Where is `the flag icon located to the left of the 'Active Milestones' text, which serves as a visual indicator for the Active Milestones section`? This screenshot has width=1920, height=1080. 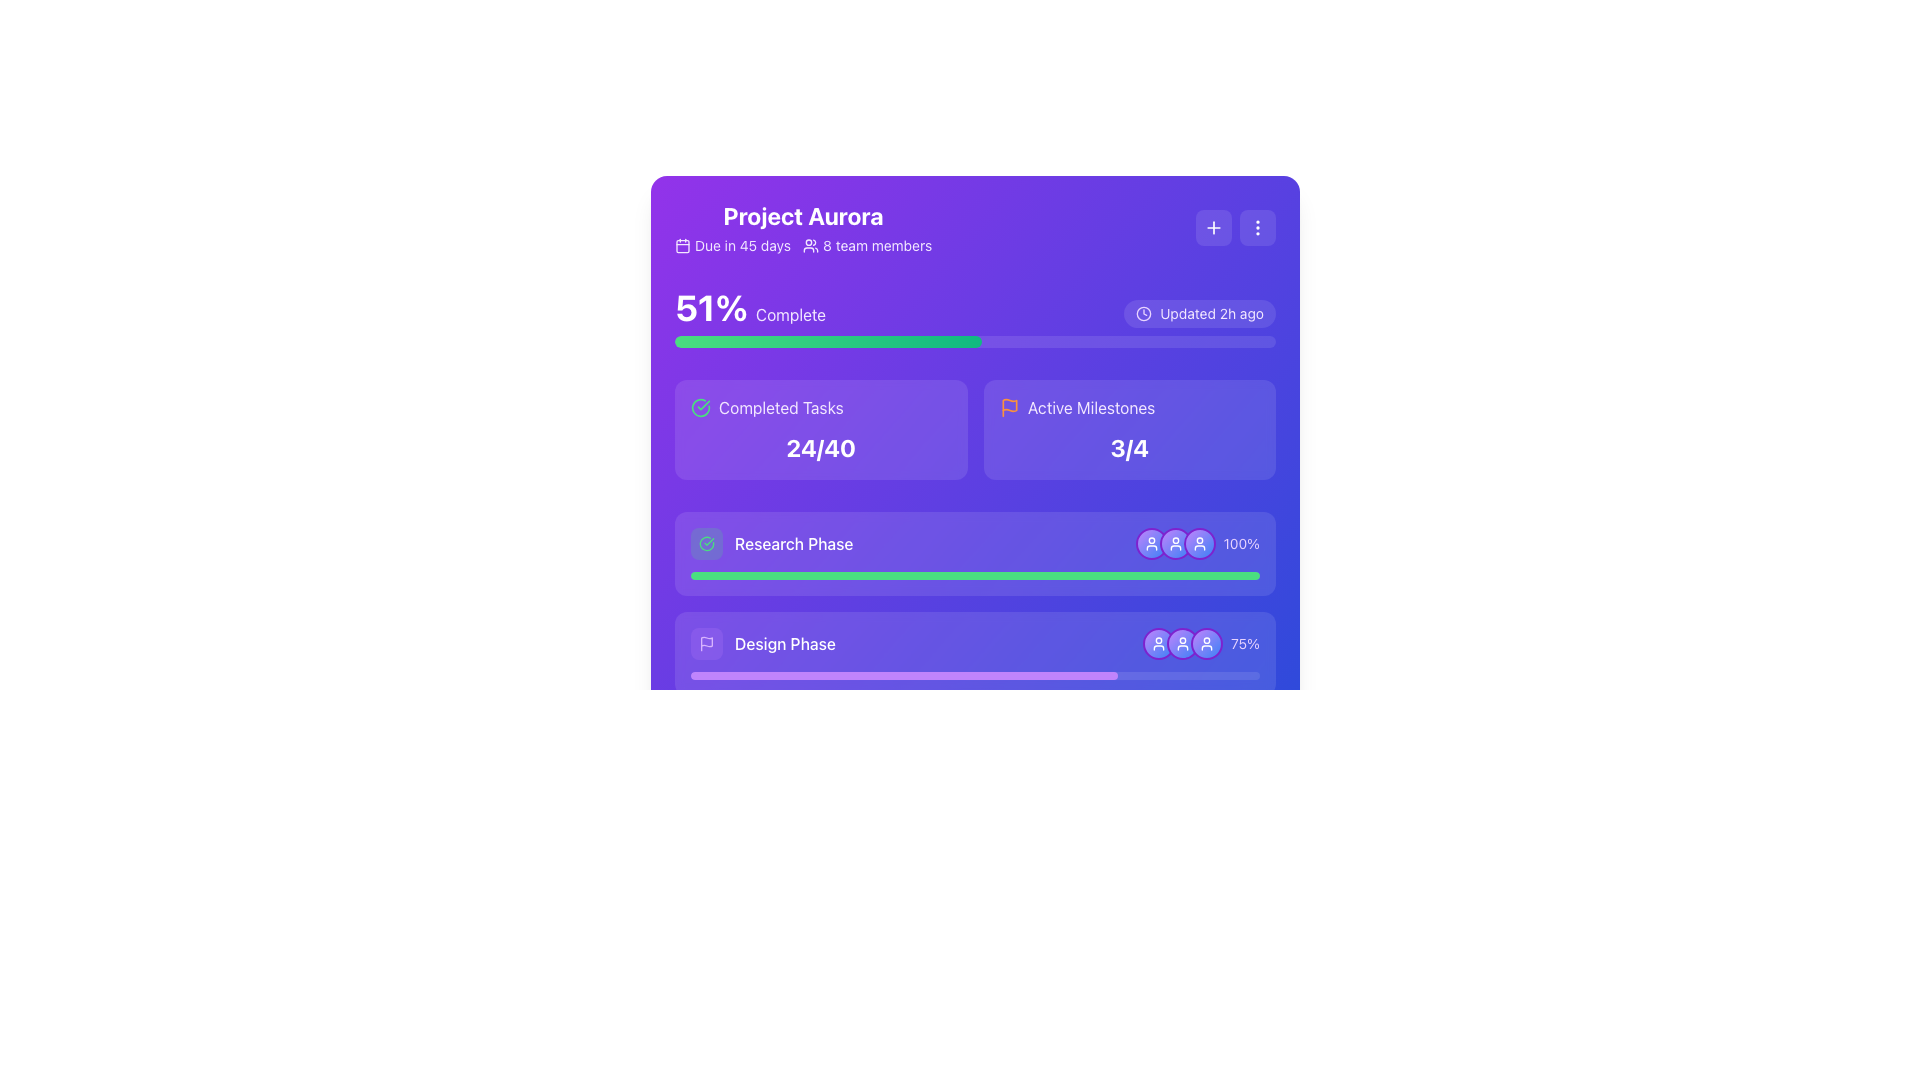
the flag icon located to the left of the 'Active Milestones' text, which serves as a visual indicator for the Active Milestones section is located at coordinates (1009, 407).